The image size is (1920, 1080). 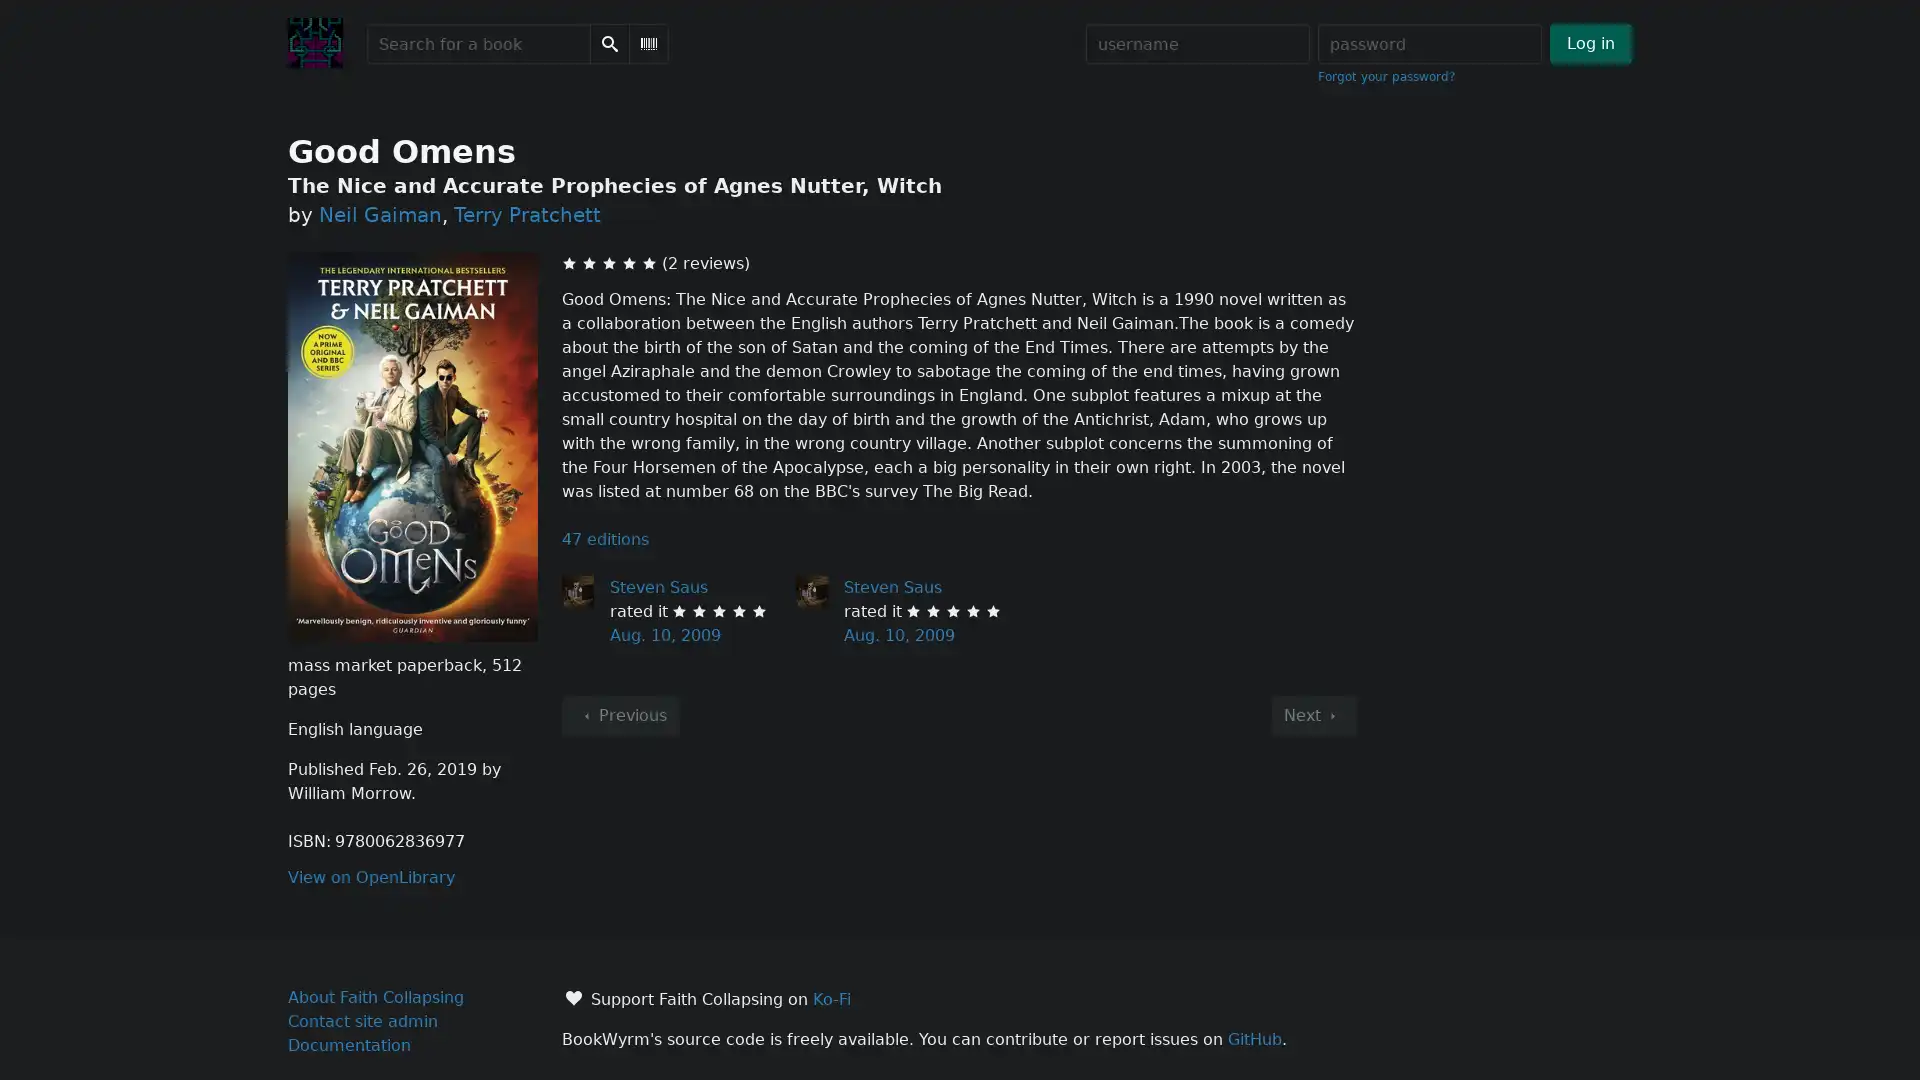 What do you see at coordinates (411, 445) in the screenshot?
I see `Good Omens (Paperback, 2019, William Morrow) Click to enlarge` at bounding box center [411, 445].